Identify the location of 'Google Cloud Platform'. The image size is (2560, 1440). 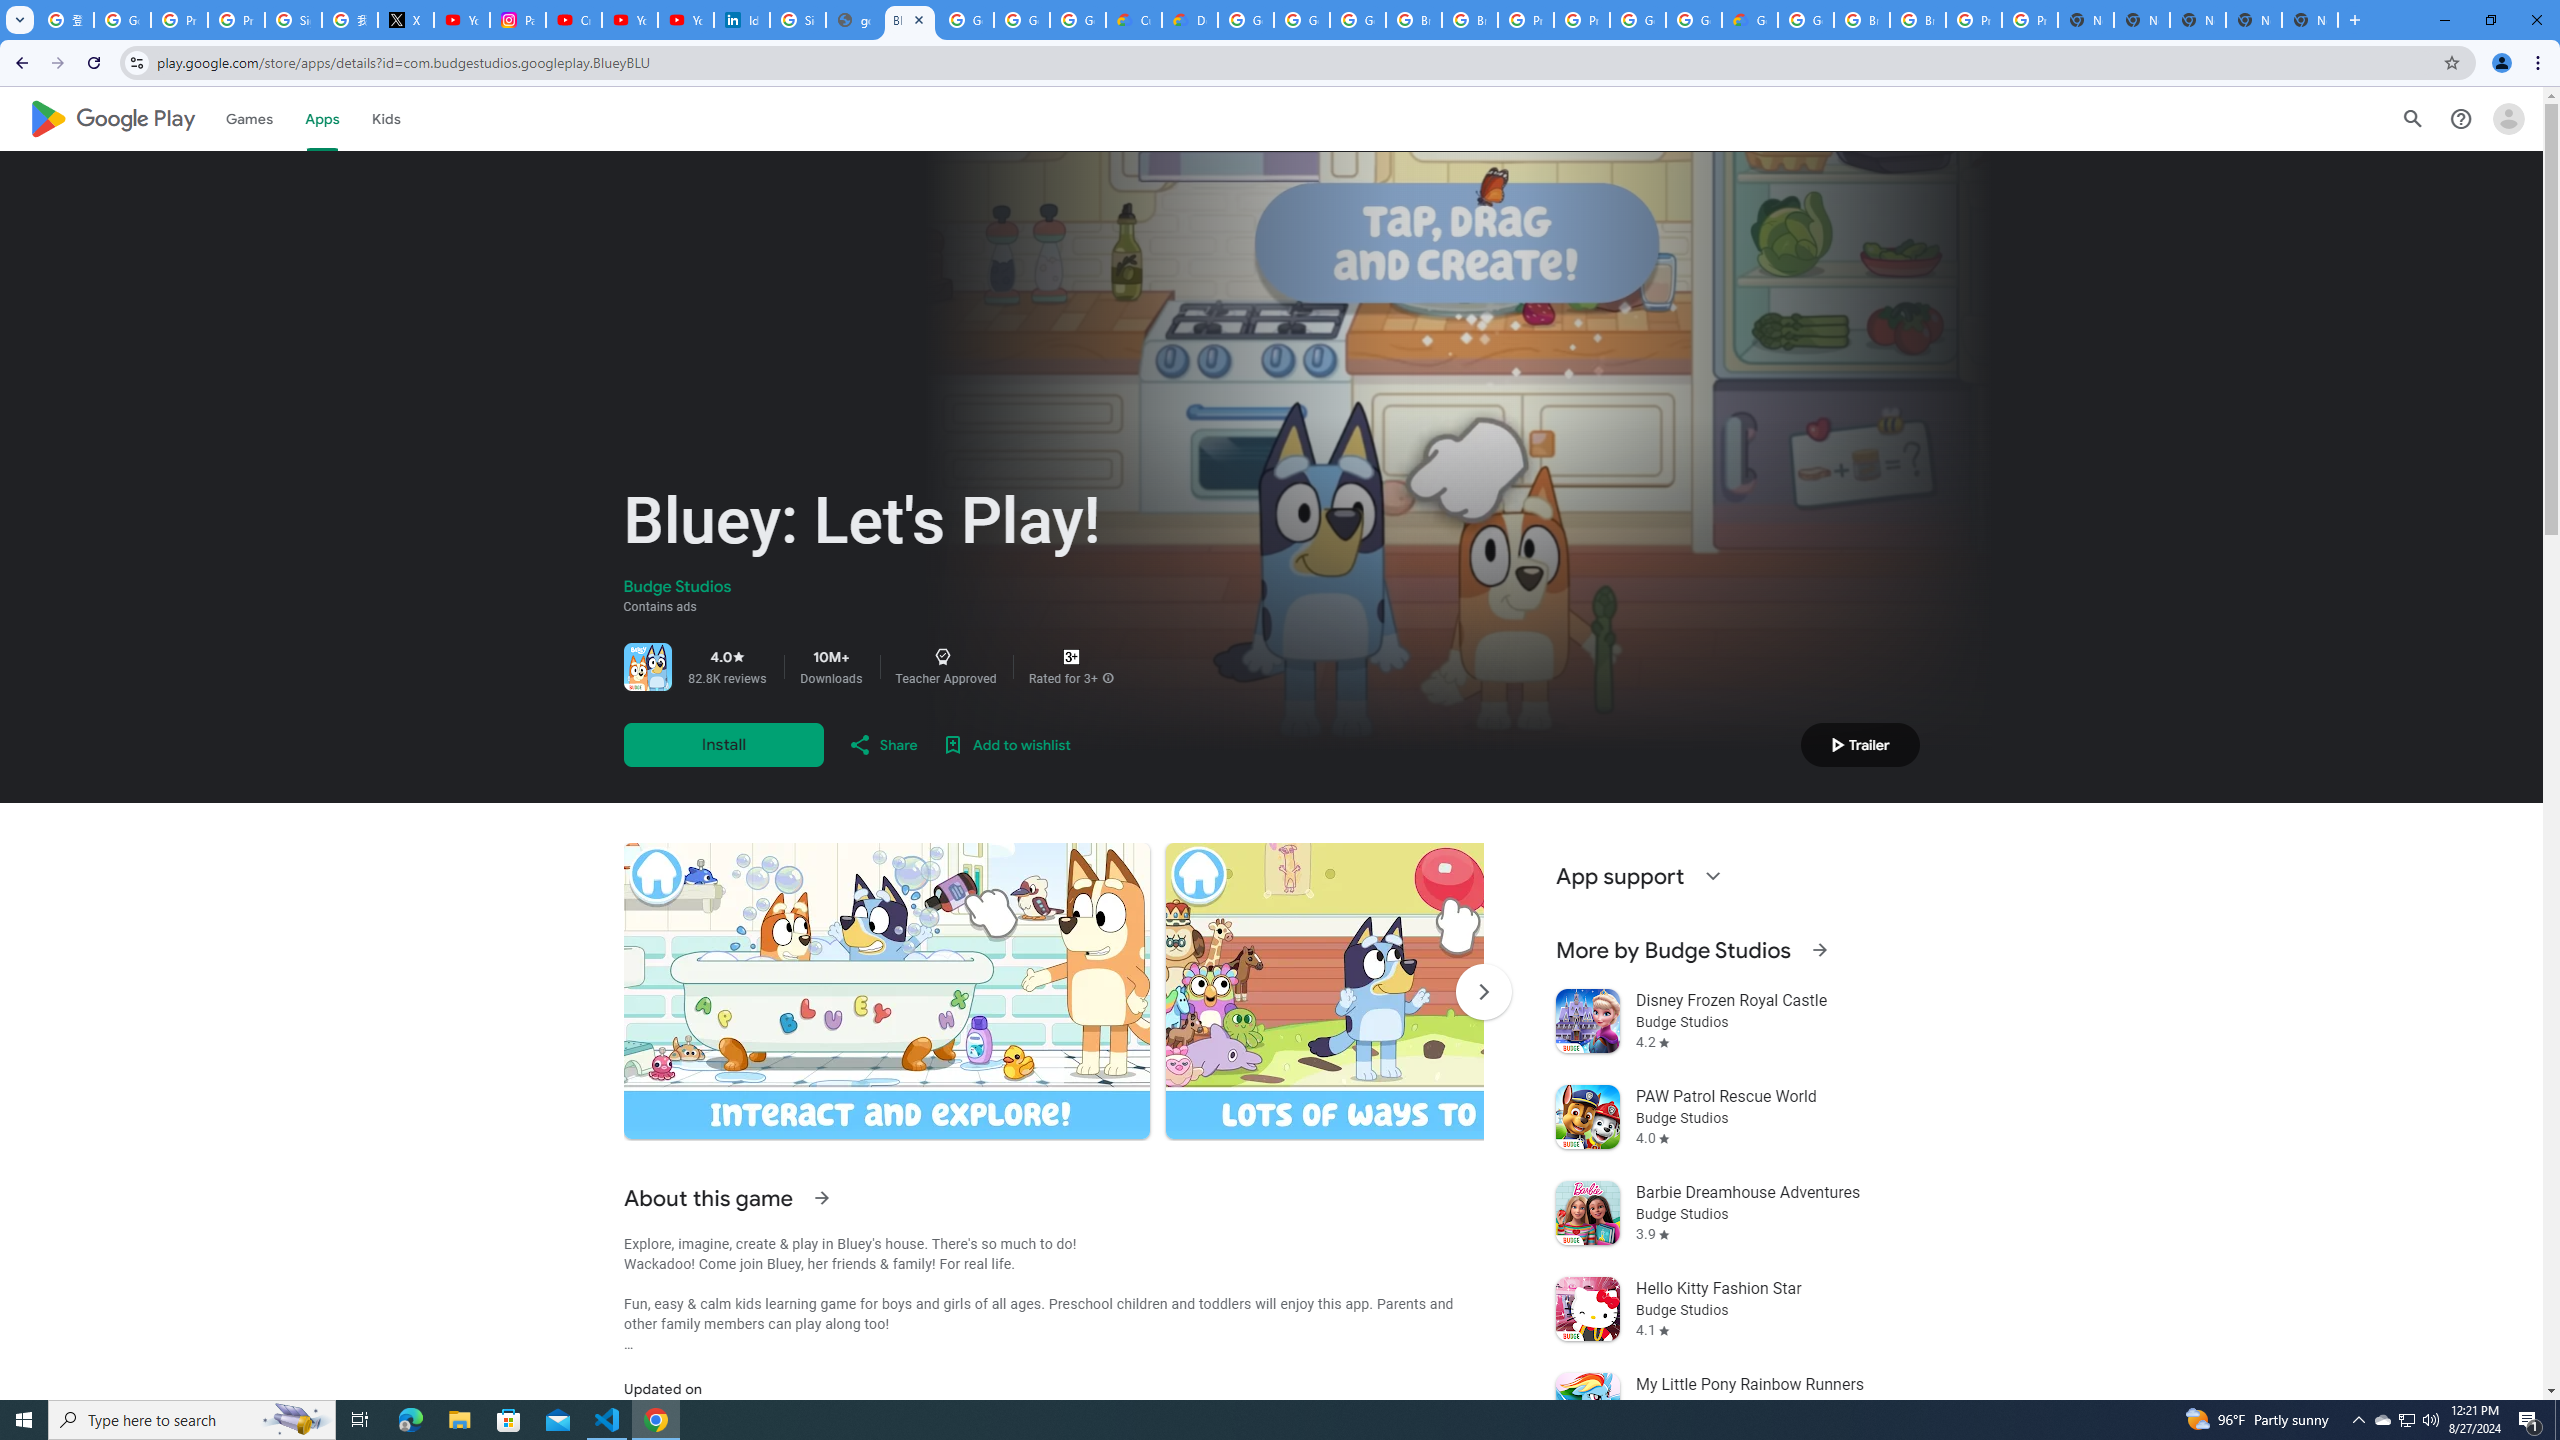
(1692, 19).